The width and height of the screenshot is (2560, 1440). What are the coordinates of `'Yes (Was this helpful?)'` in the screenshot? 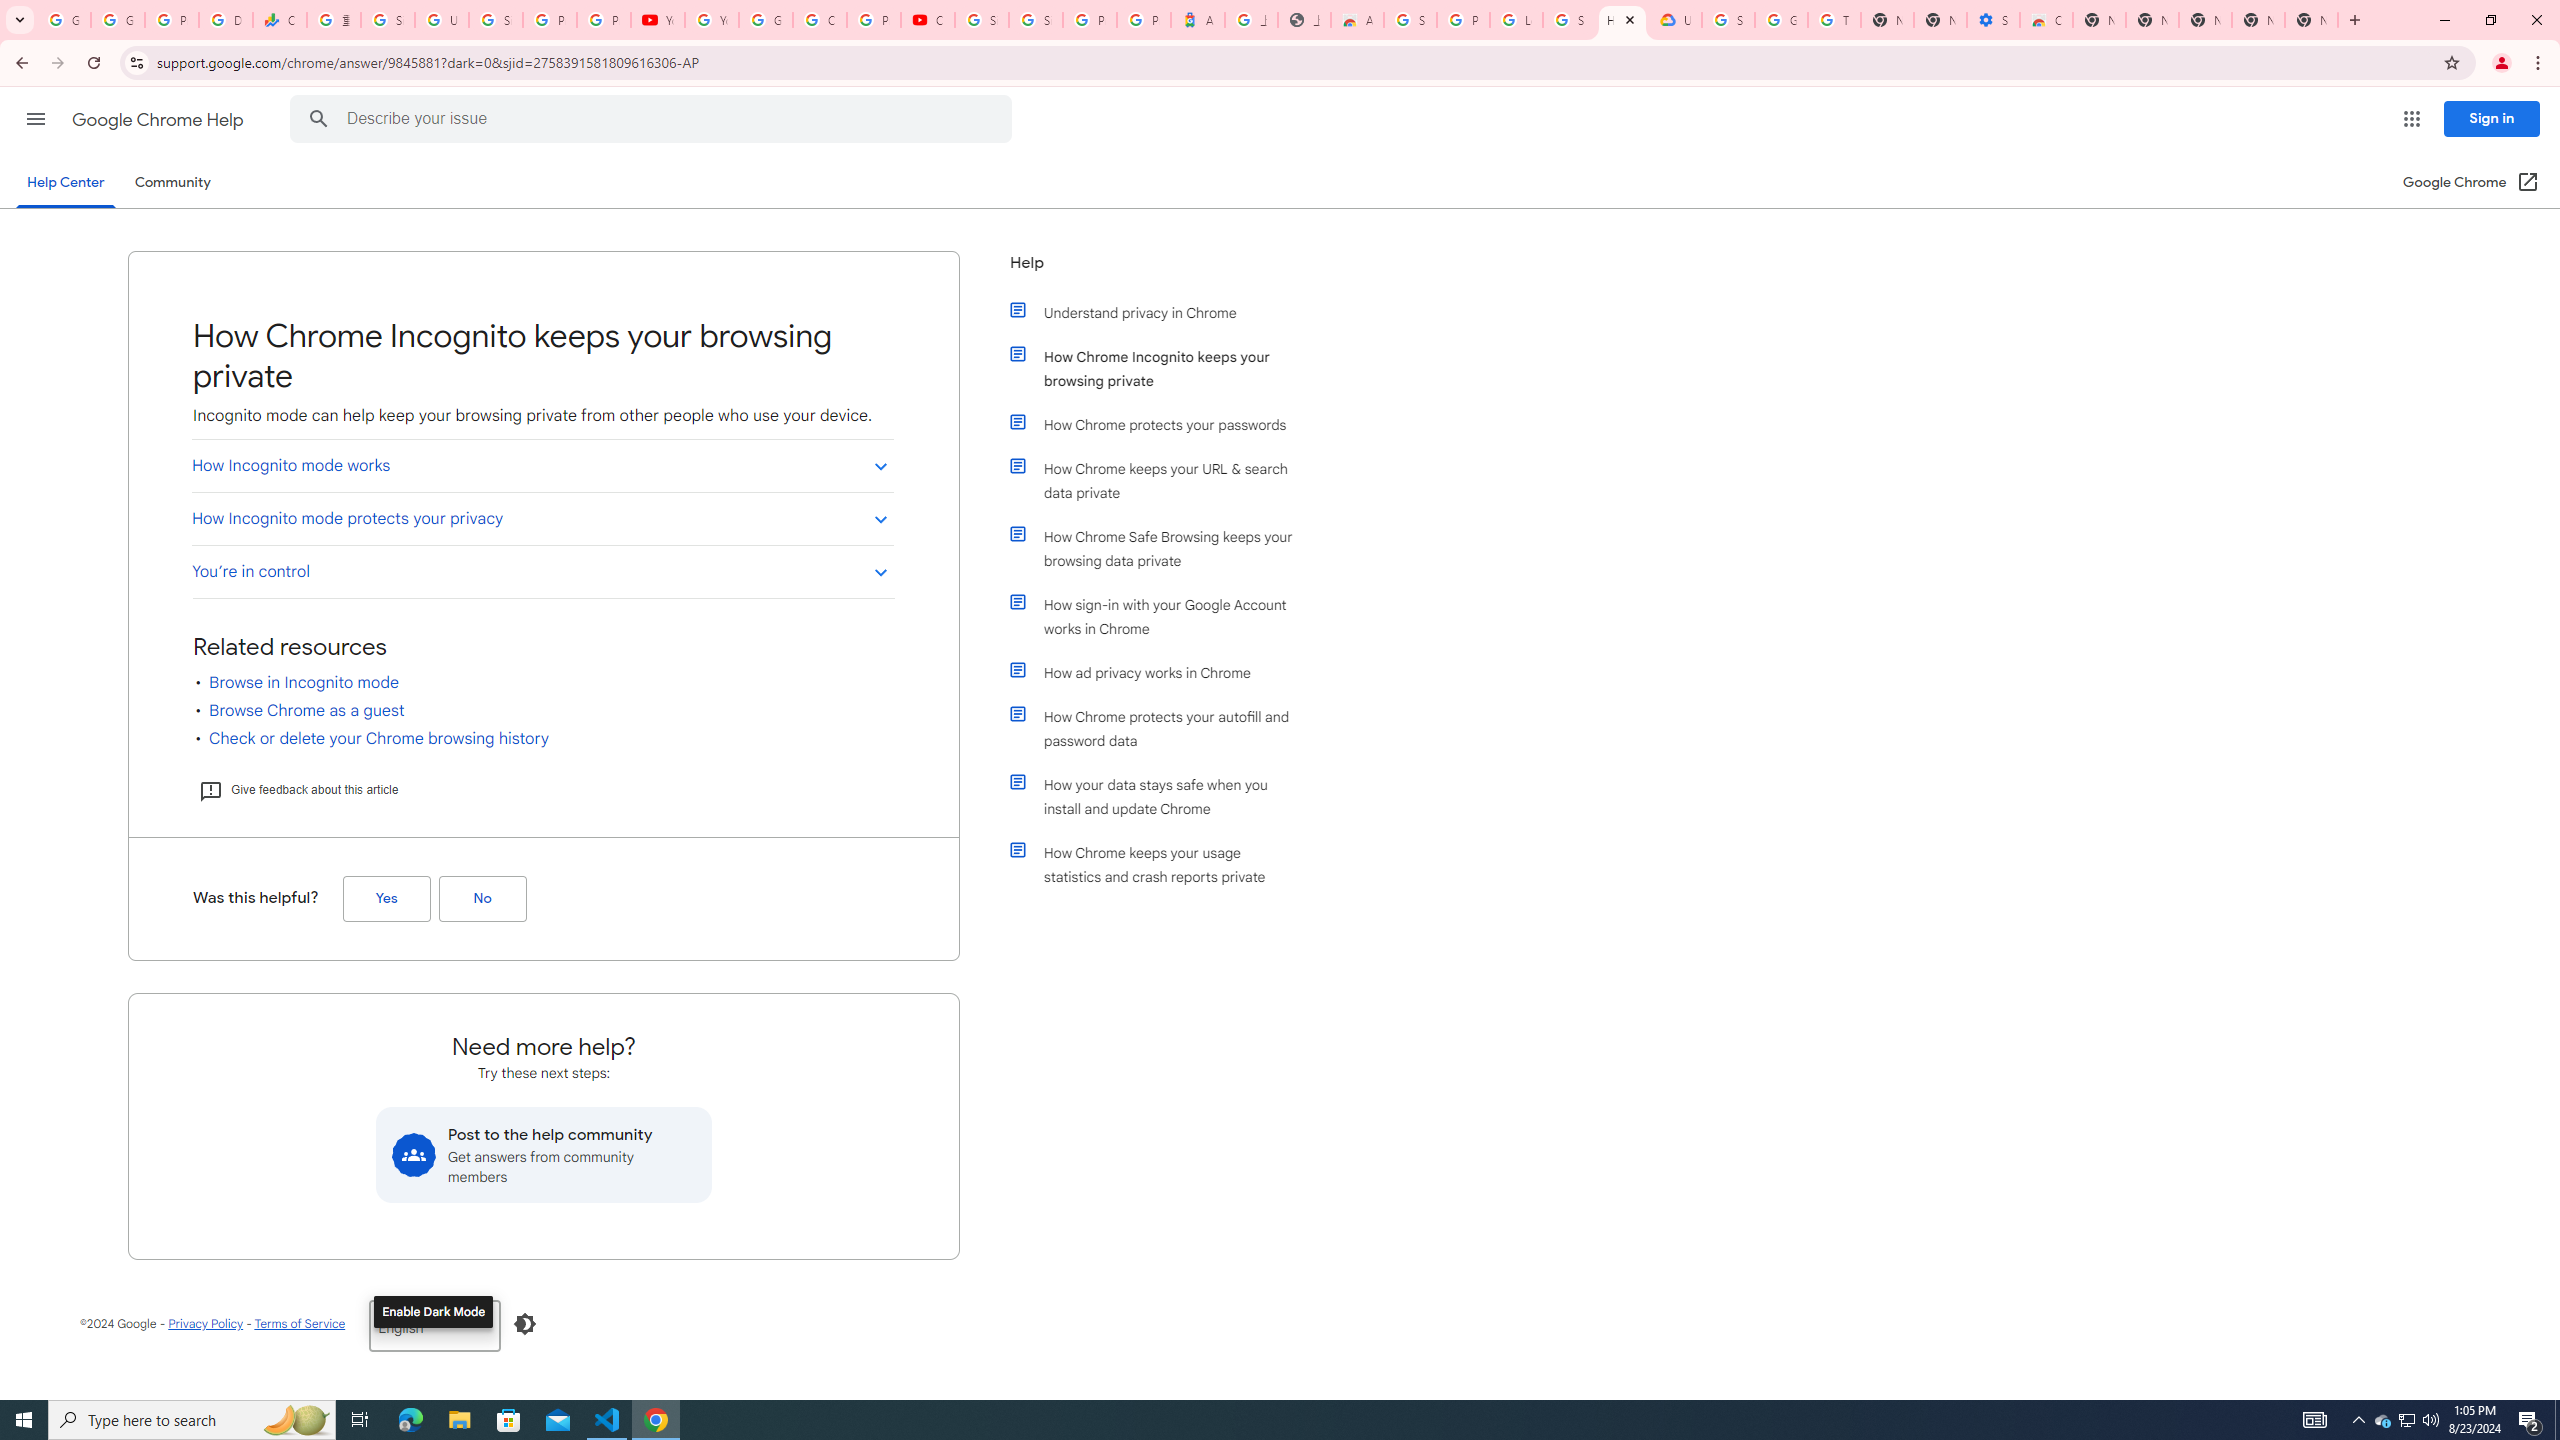 It's located at (386, 897).